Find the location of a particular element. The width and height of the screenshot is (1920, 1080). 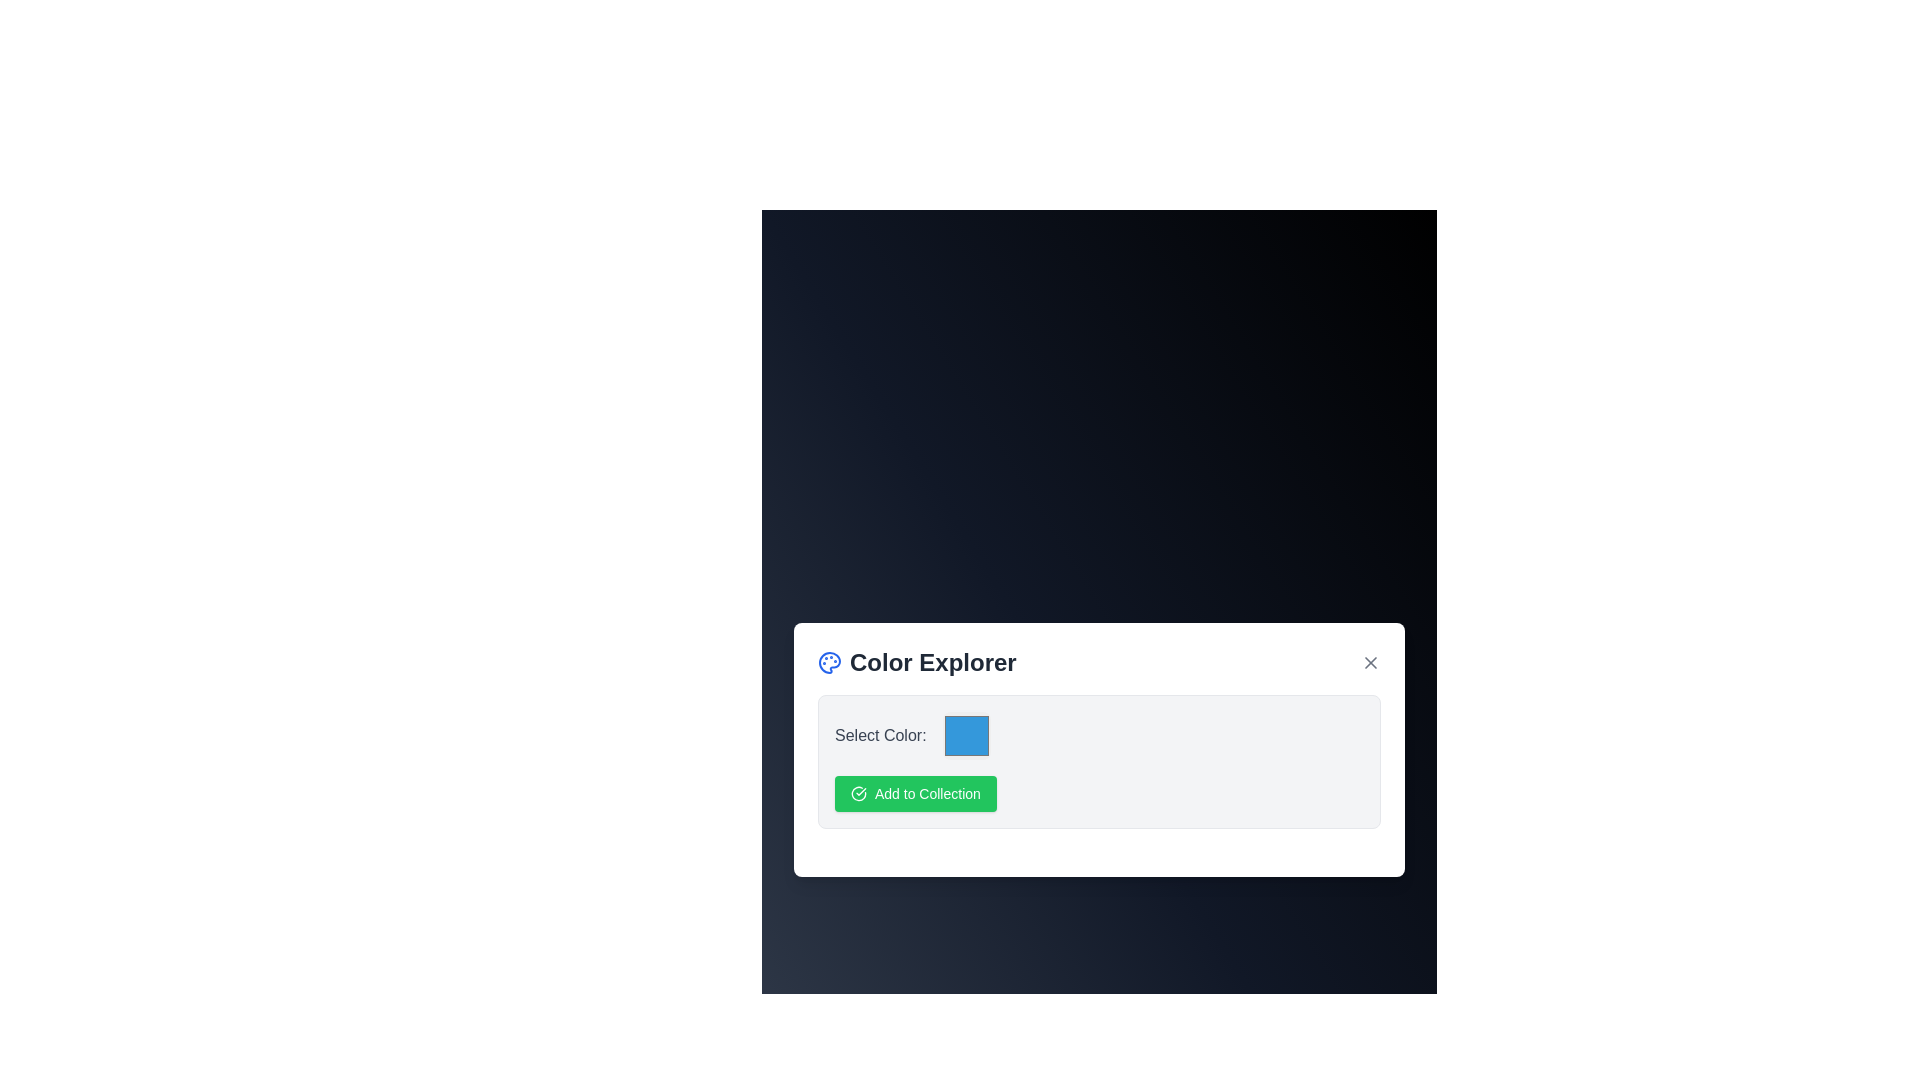

the 'close' button icon in the top-right corner of the 'Color Explorer' header bar to change its color is located at coordinates (1370, 663).